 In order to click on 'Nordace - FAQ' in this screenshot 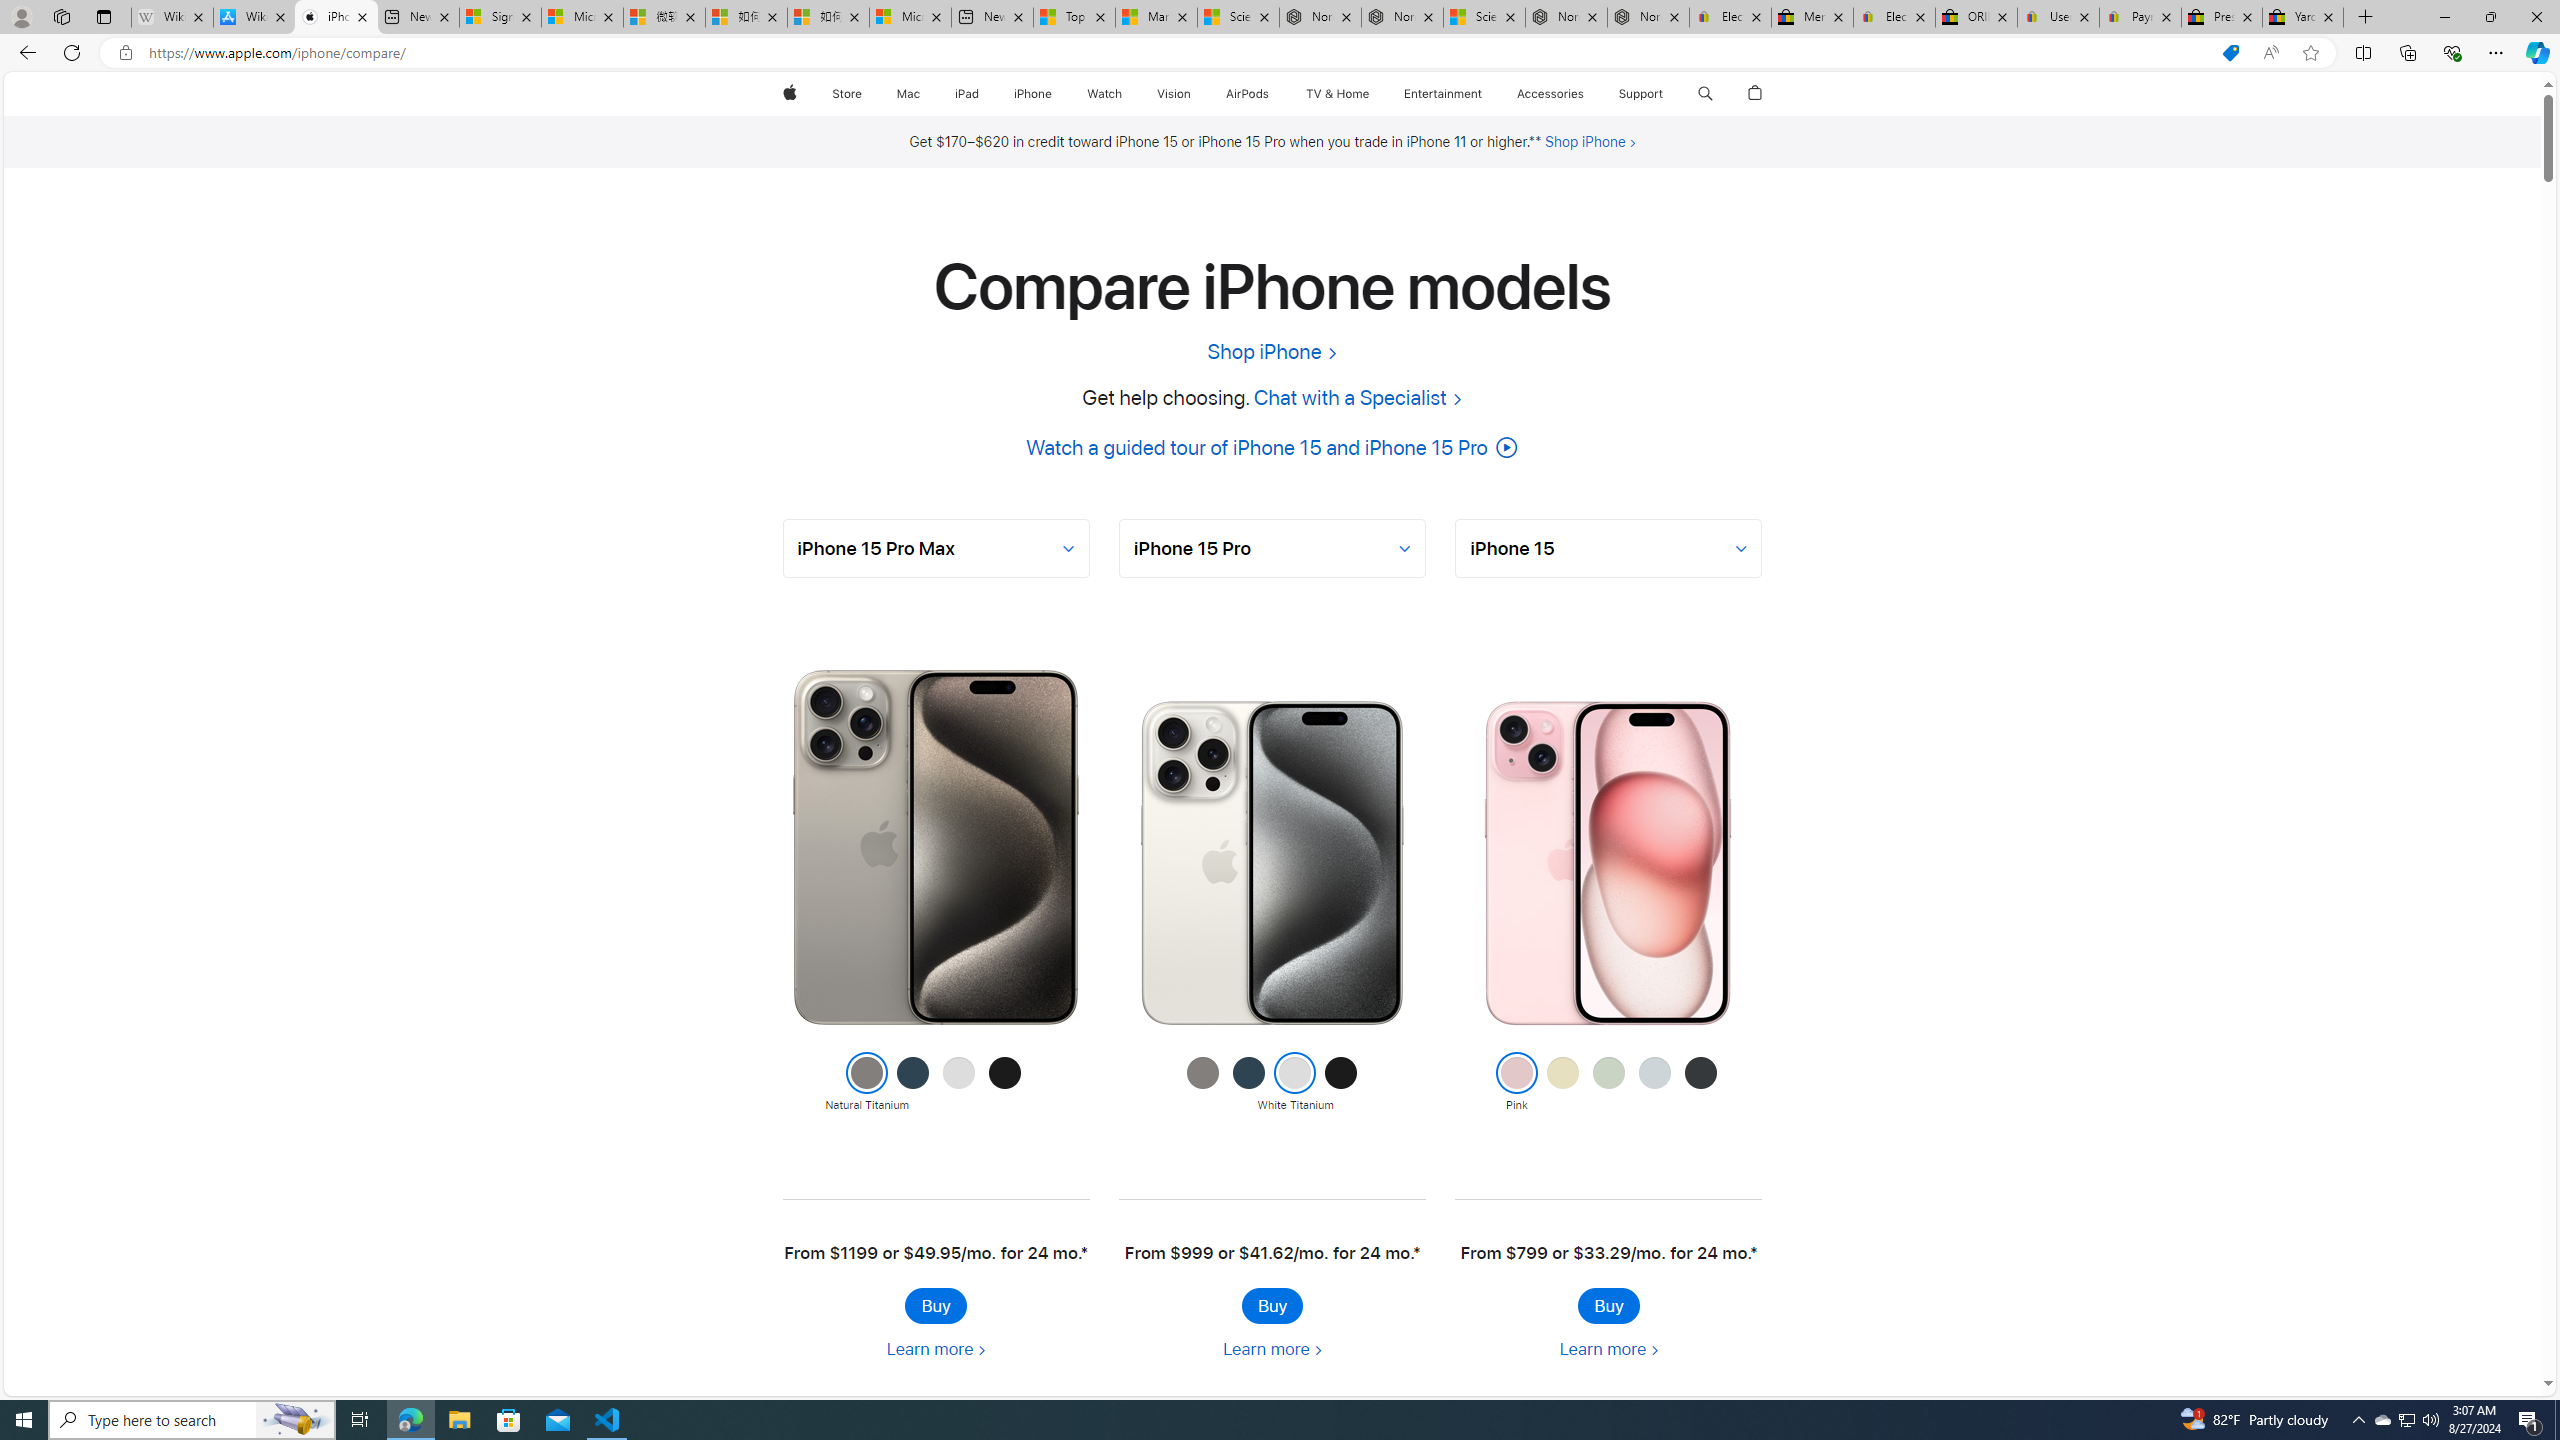, I will do `click(1647, 16)`.